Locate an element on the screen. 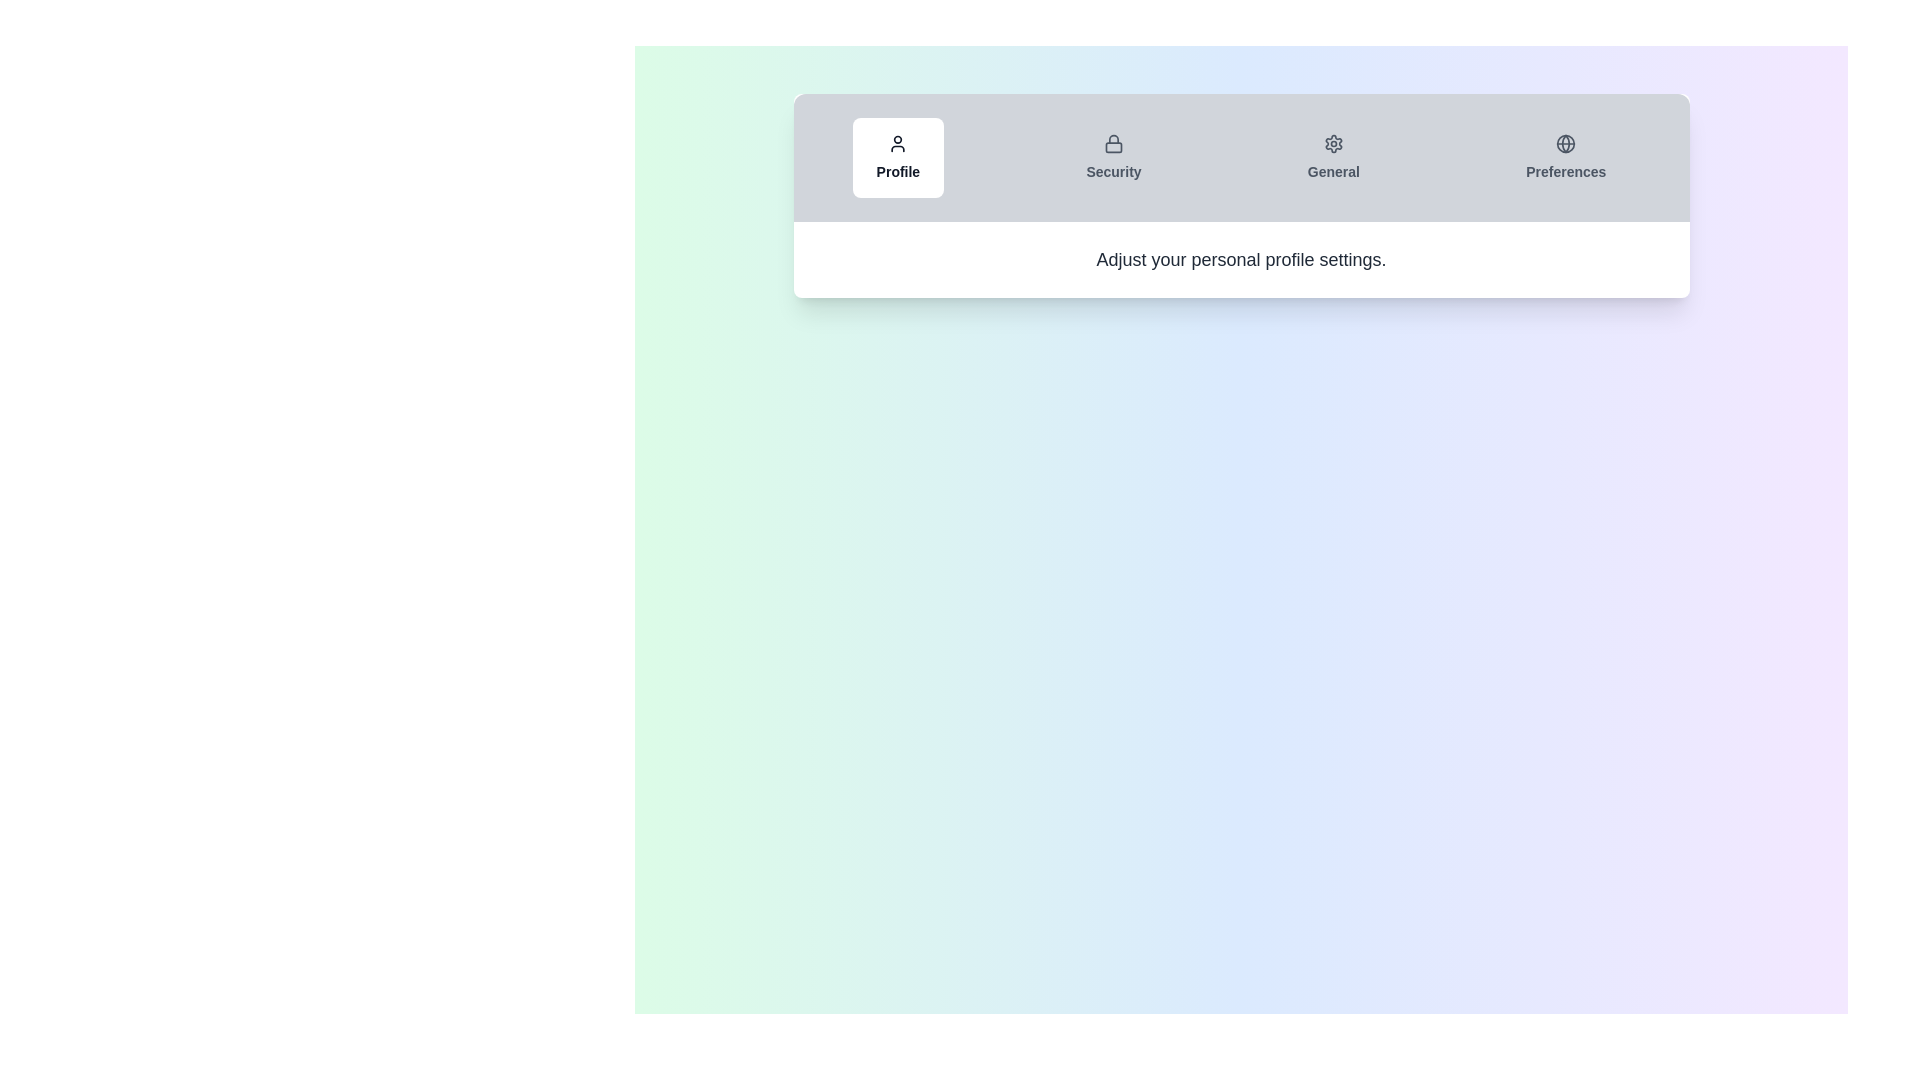 This screenshot has height=1080, width=1920. the Security tab to view its content is located at coordinates (1112, 157).